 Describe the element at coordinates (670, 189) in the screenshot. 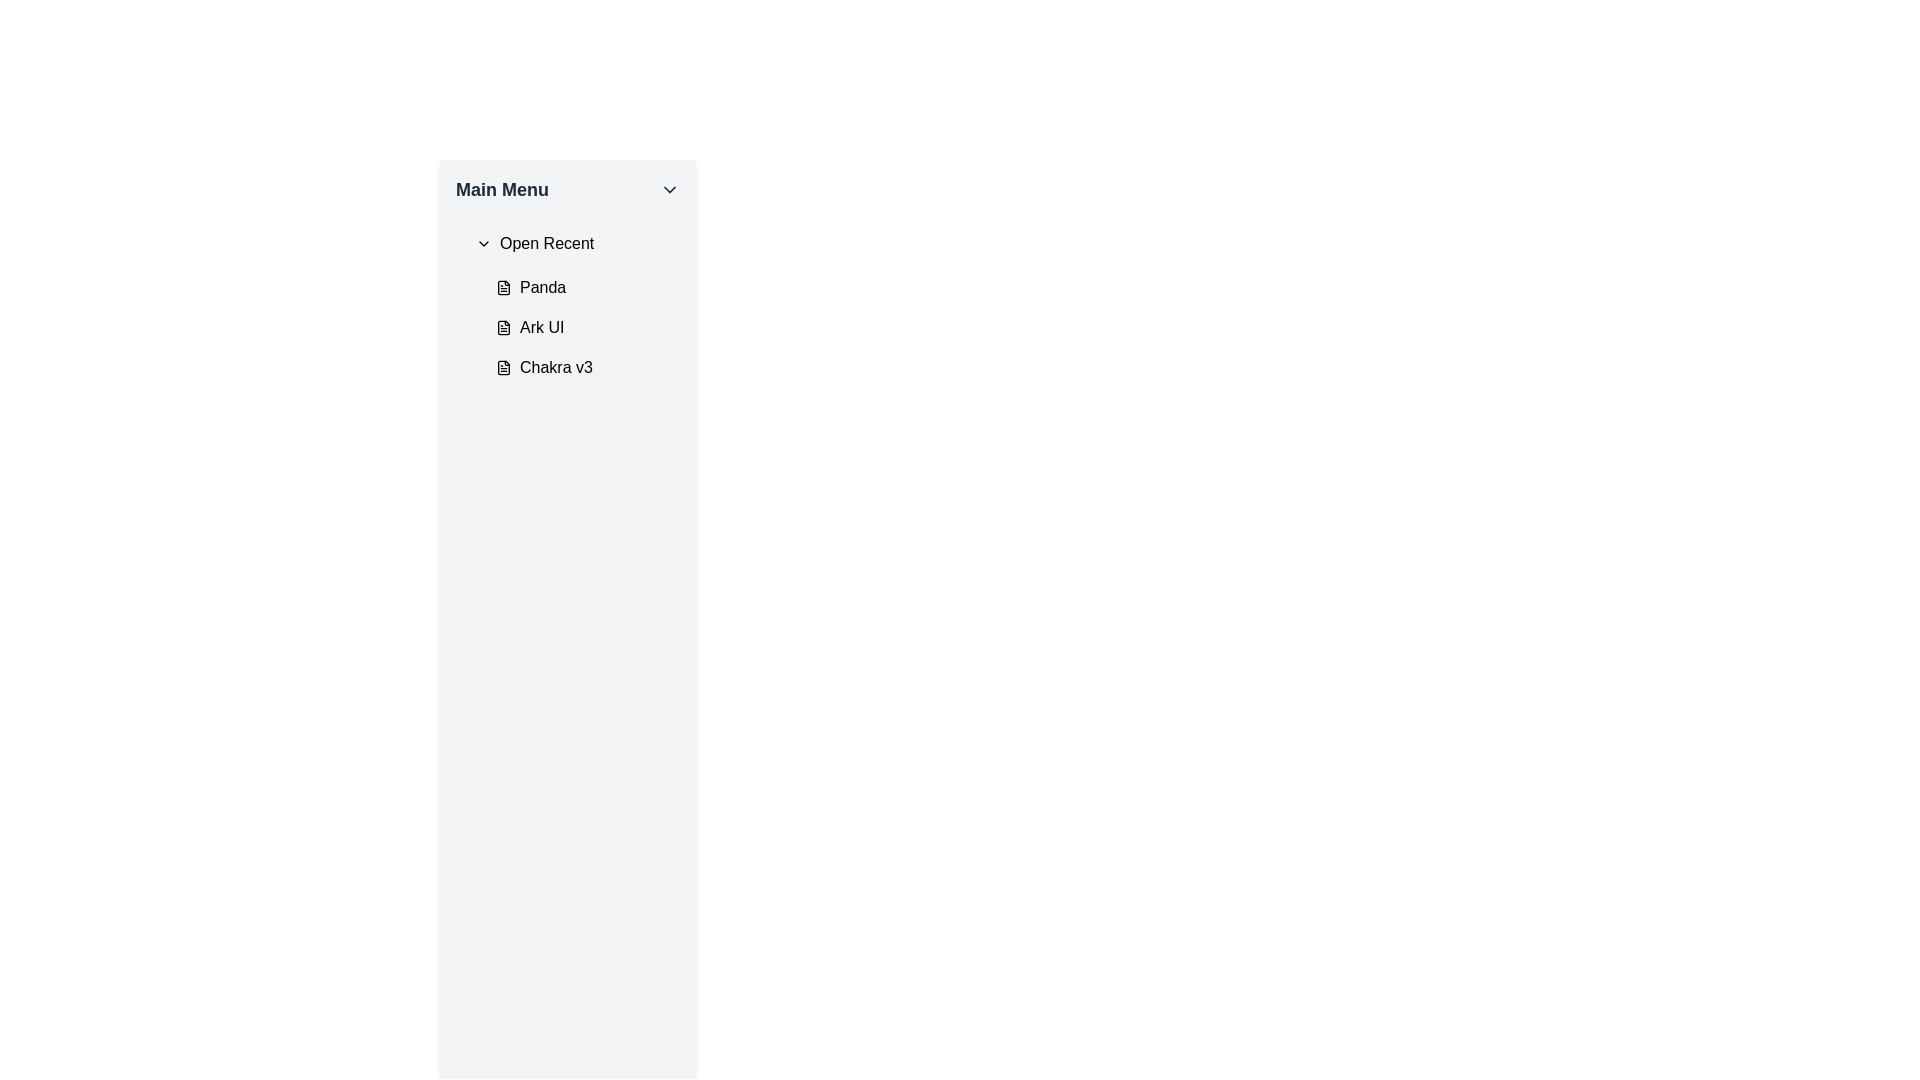

I see `the downward-facing chevron icon in the 'Main Menu' header` at that location.